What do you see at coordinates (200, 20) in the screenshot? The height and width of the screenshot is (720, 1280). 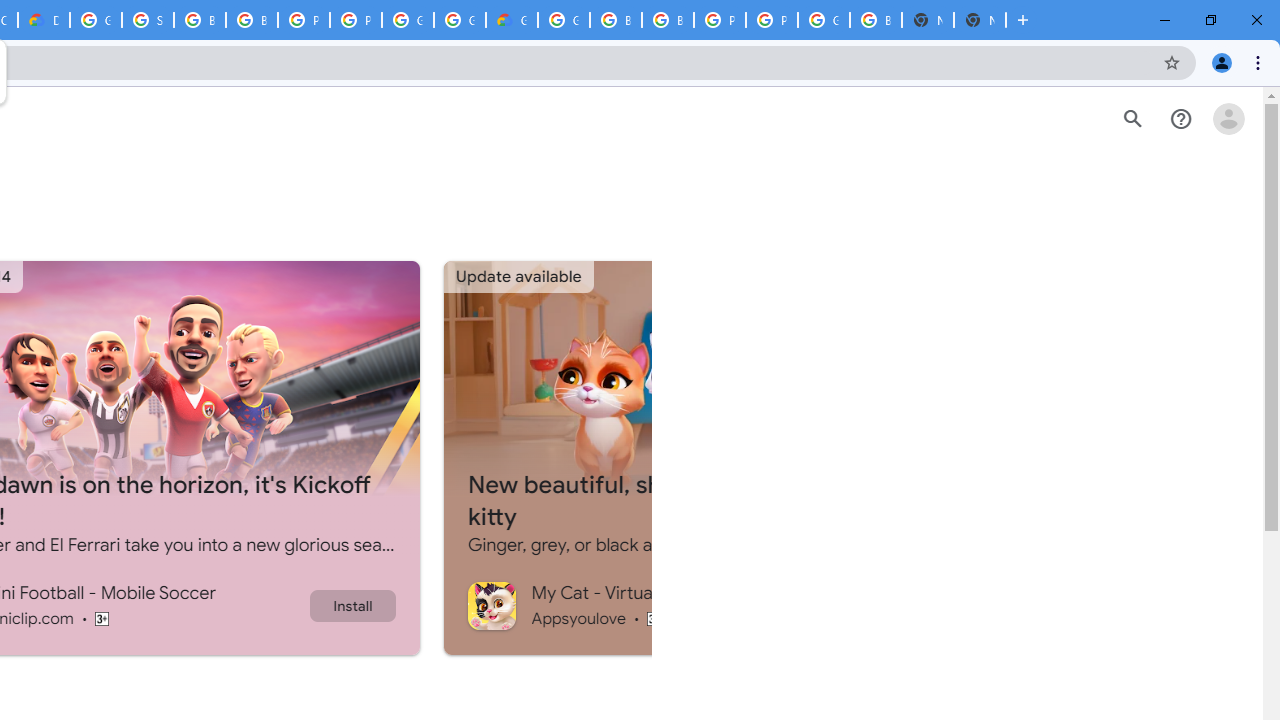 I see `'Browse Chrome as a guest - Computer - Google Chrome Help'` at bounding box center [200, 20].